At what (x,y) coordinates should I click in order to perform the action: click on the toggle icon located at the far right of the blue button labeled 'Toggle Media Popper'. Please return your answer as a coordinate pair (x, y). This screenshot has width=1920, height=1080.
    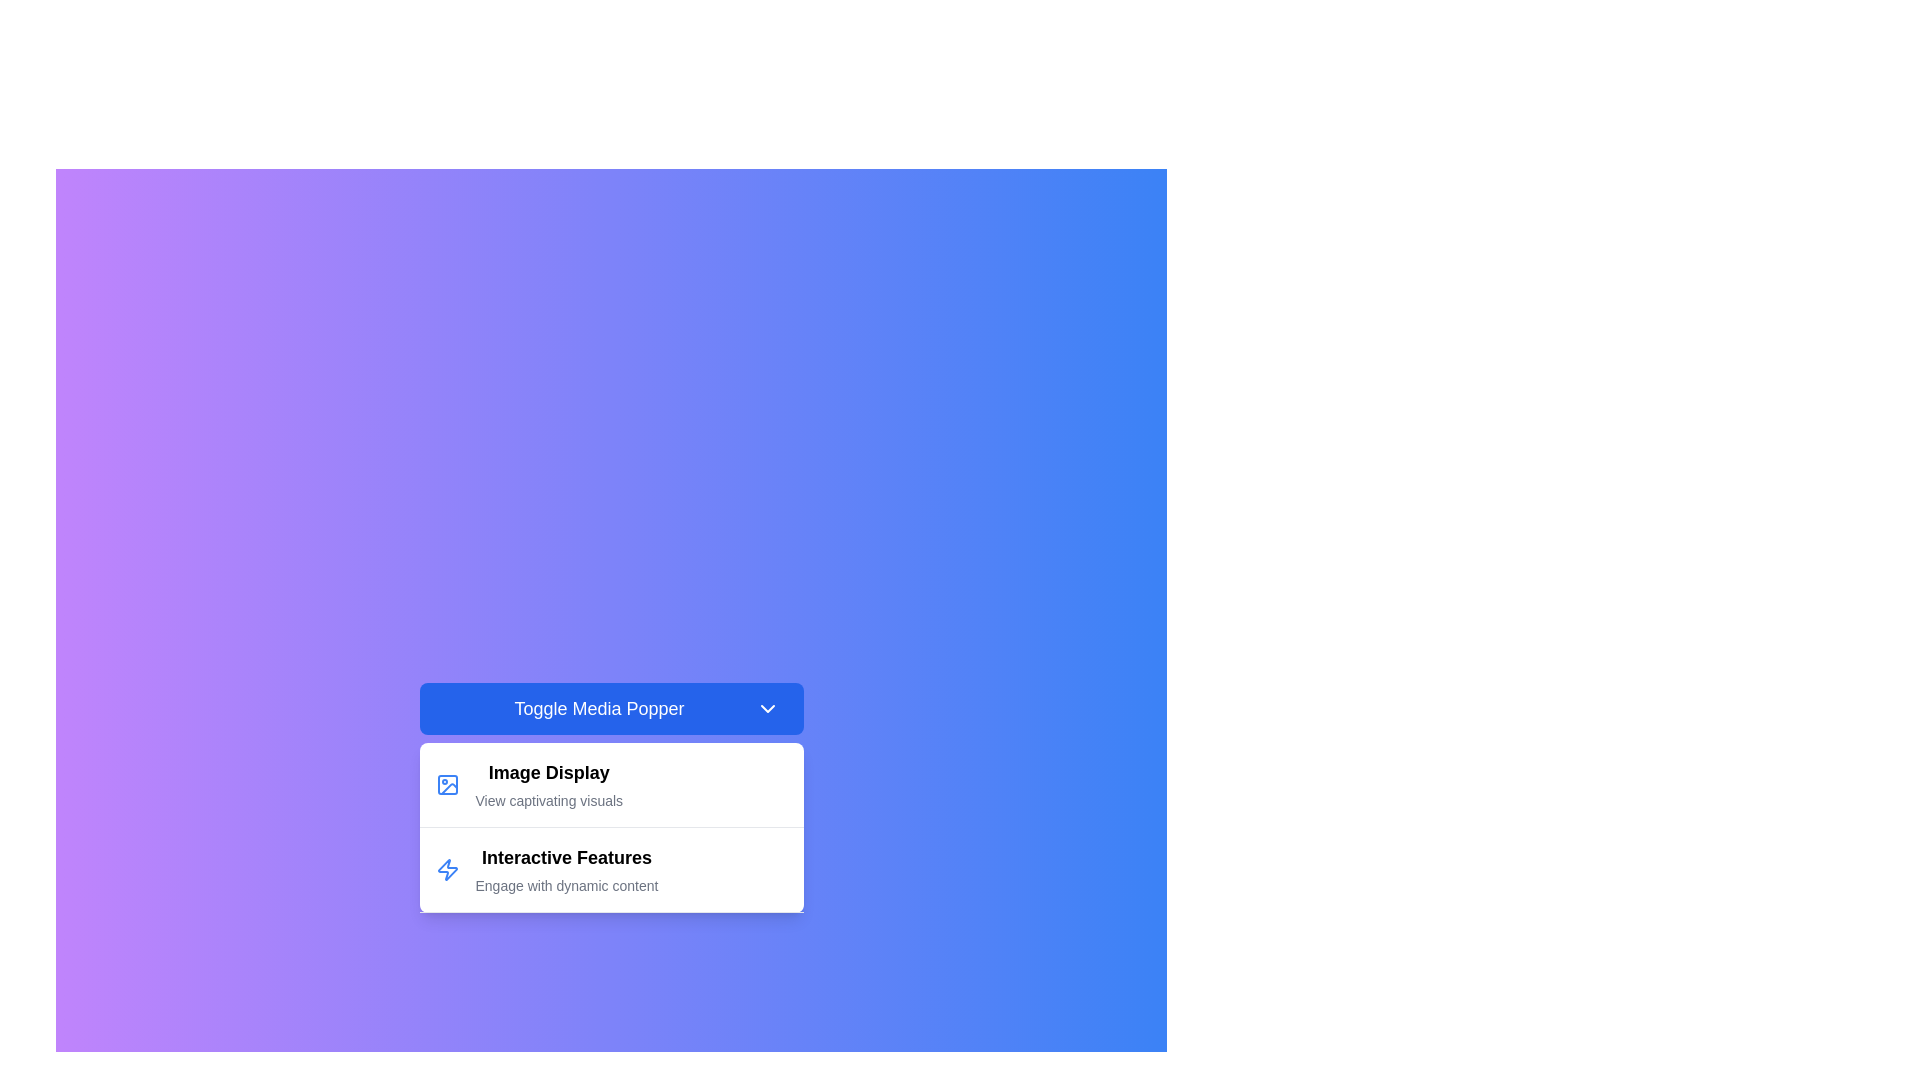
    Looking at the image, I should click on (766, 708).